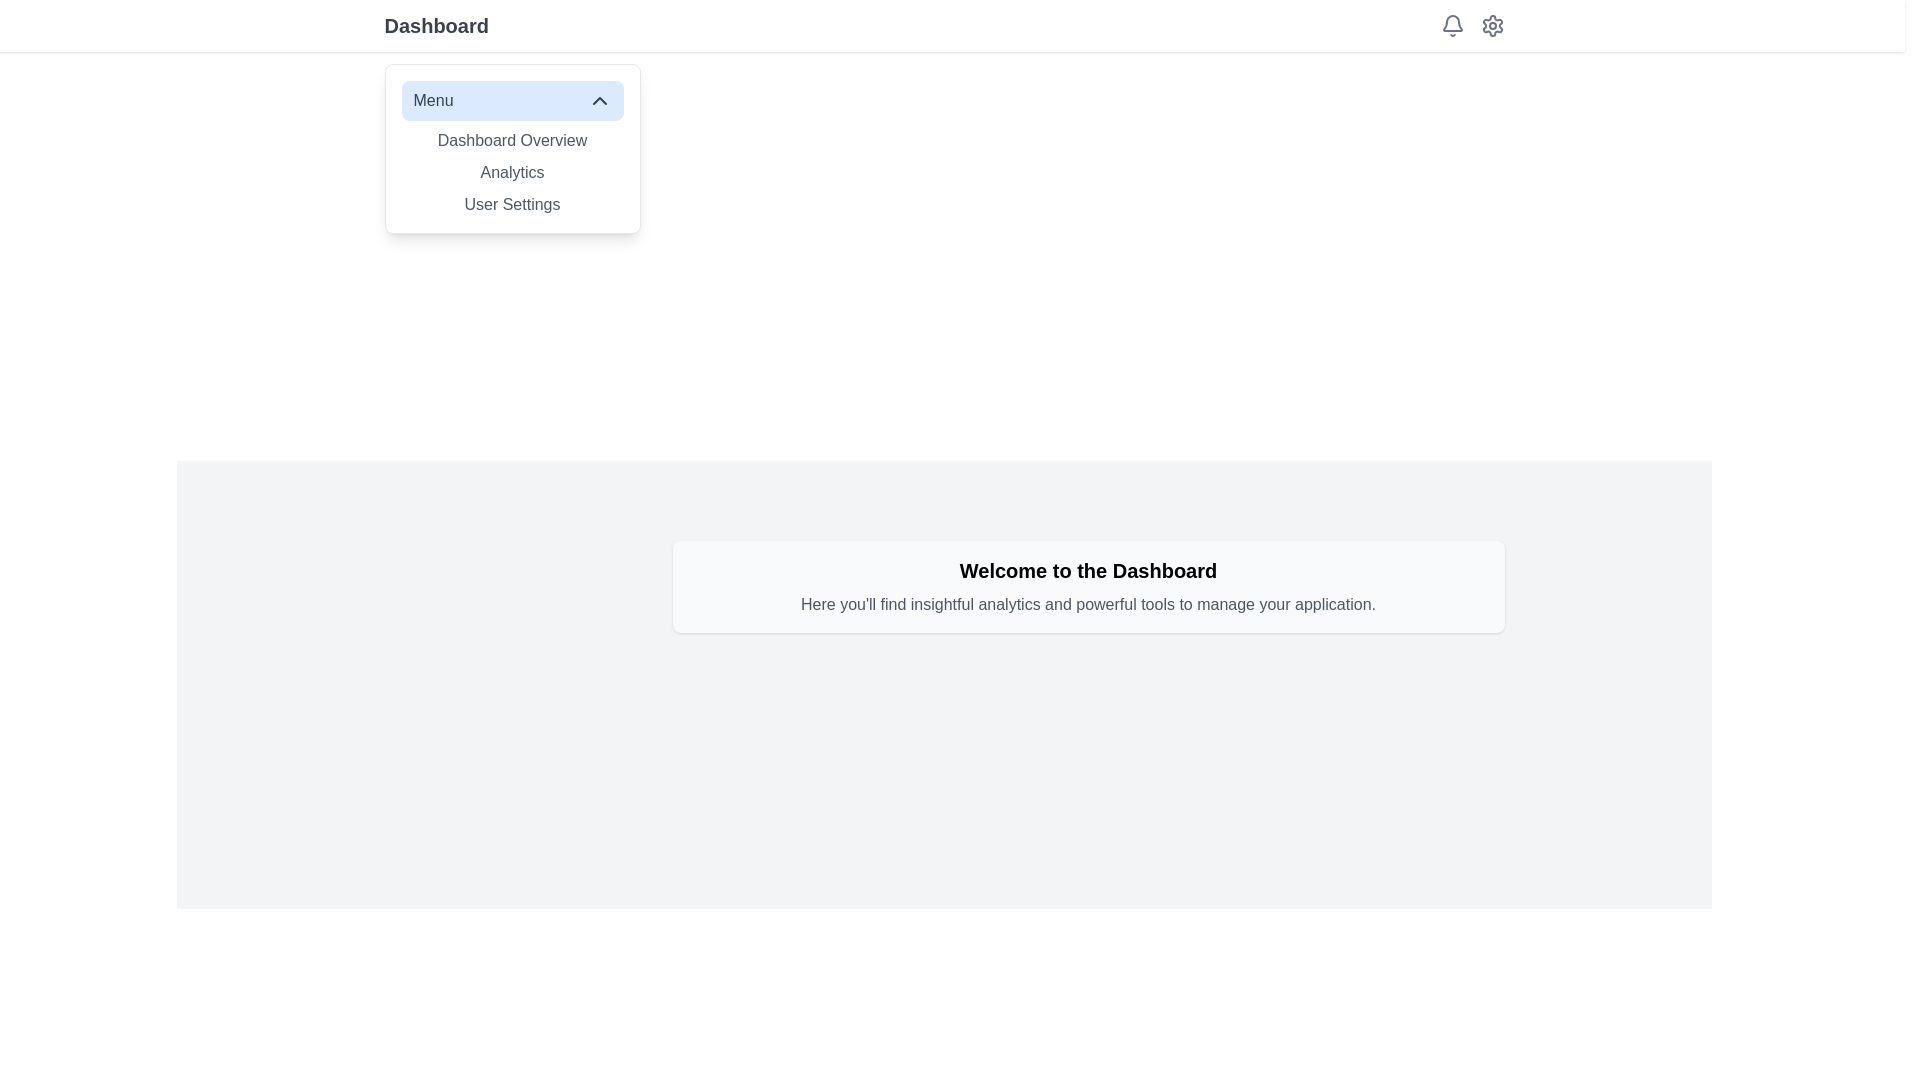 This screenshot has width=1920, height=1080. Describe the element at coordinates (1452, 26) in the screenshot. I see `the bell icon button located in the top-right corner of the layout` at that location.